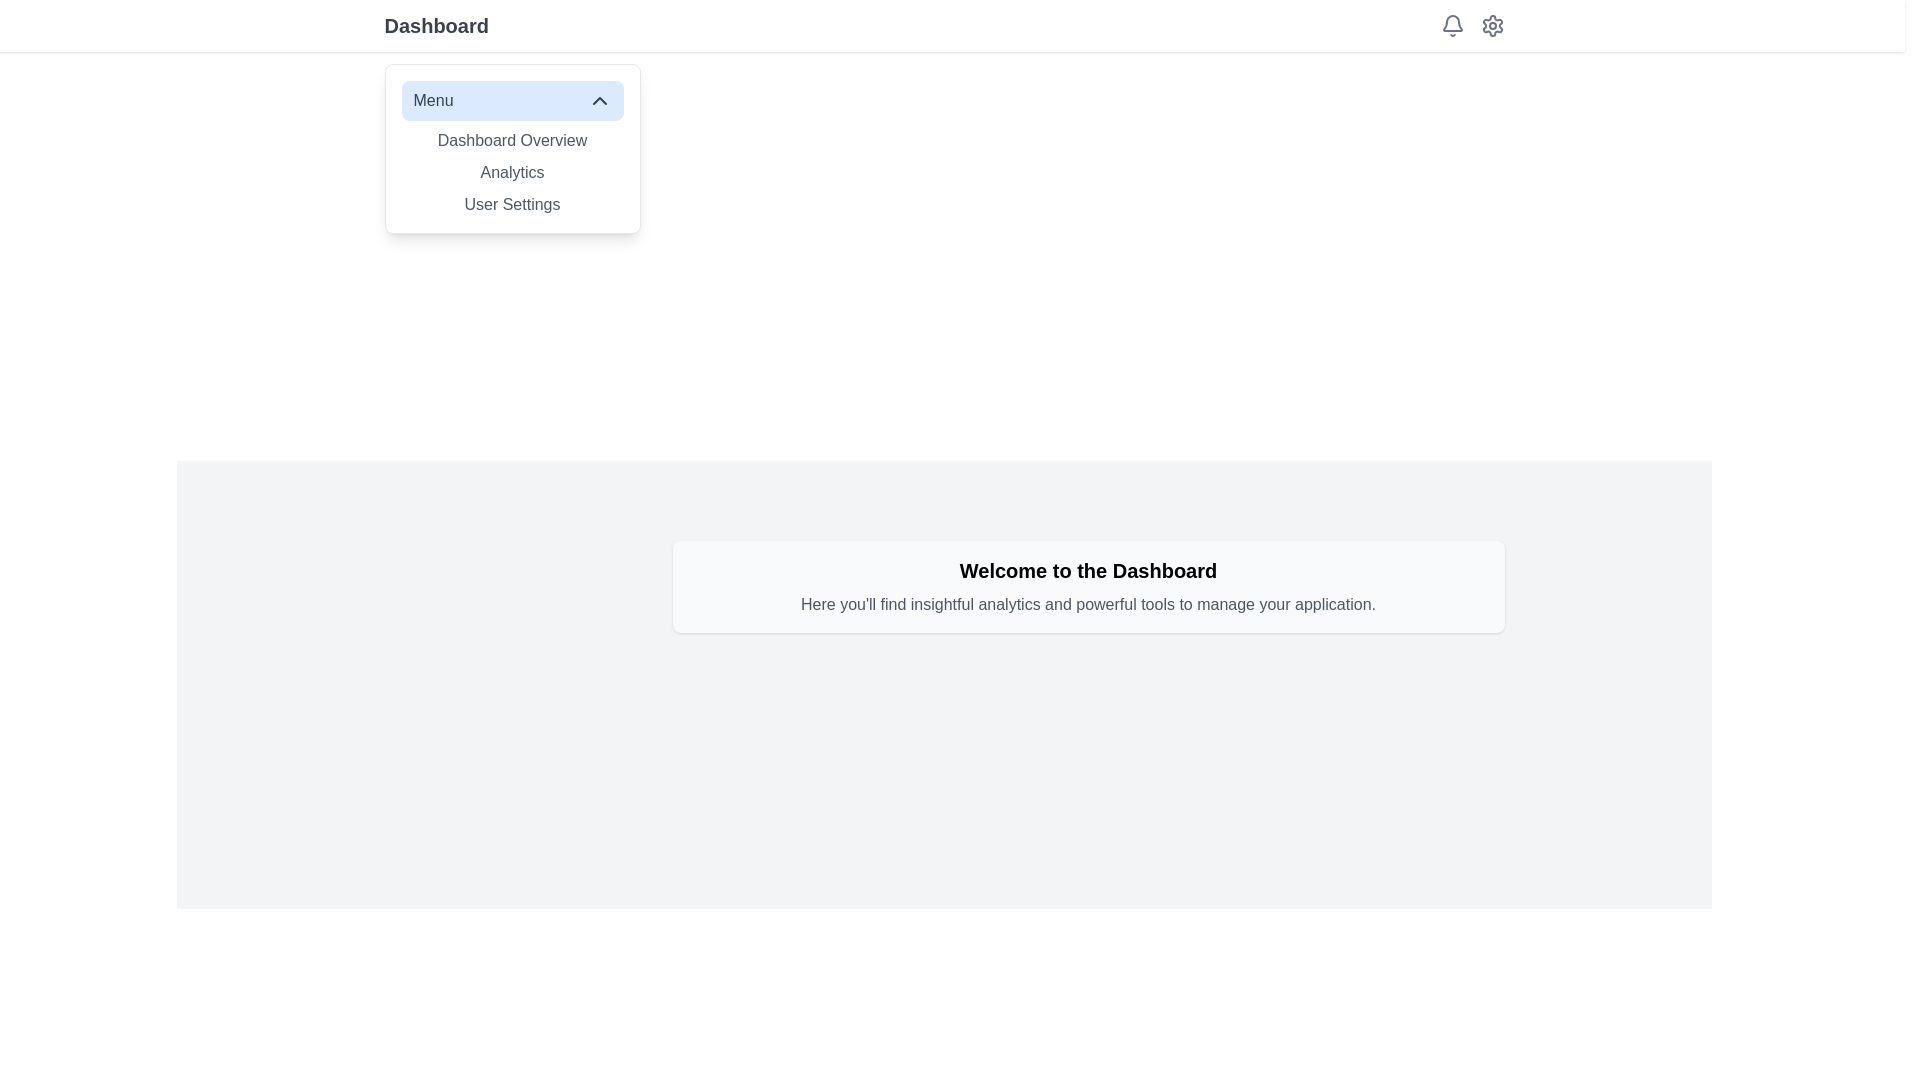 This screenshot has width=1920, height=1080. Describe the element at coordinates (1452, 26) in the screenshot. I see `the bell icon button located in the top-right corner of the layout` at that location.